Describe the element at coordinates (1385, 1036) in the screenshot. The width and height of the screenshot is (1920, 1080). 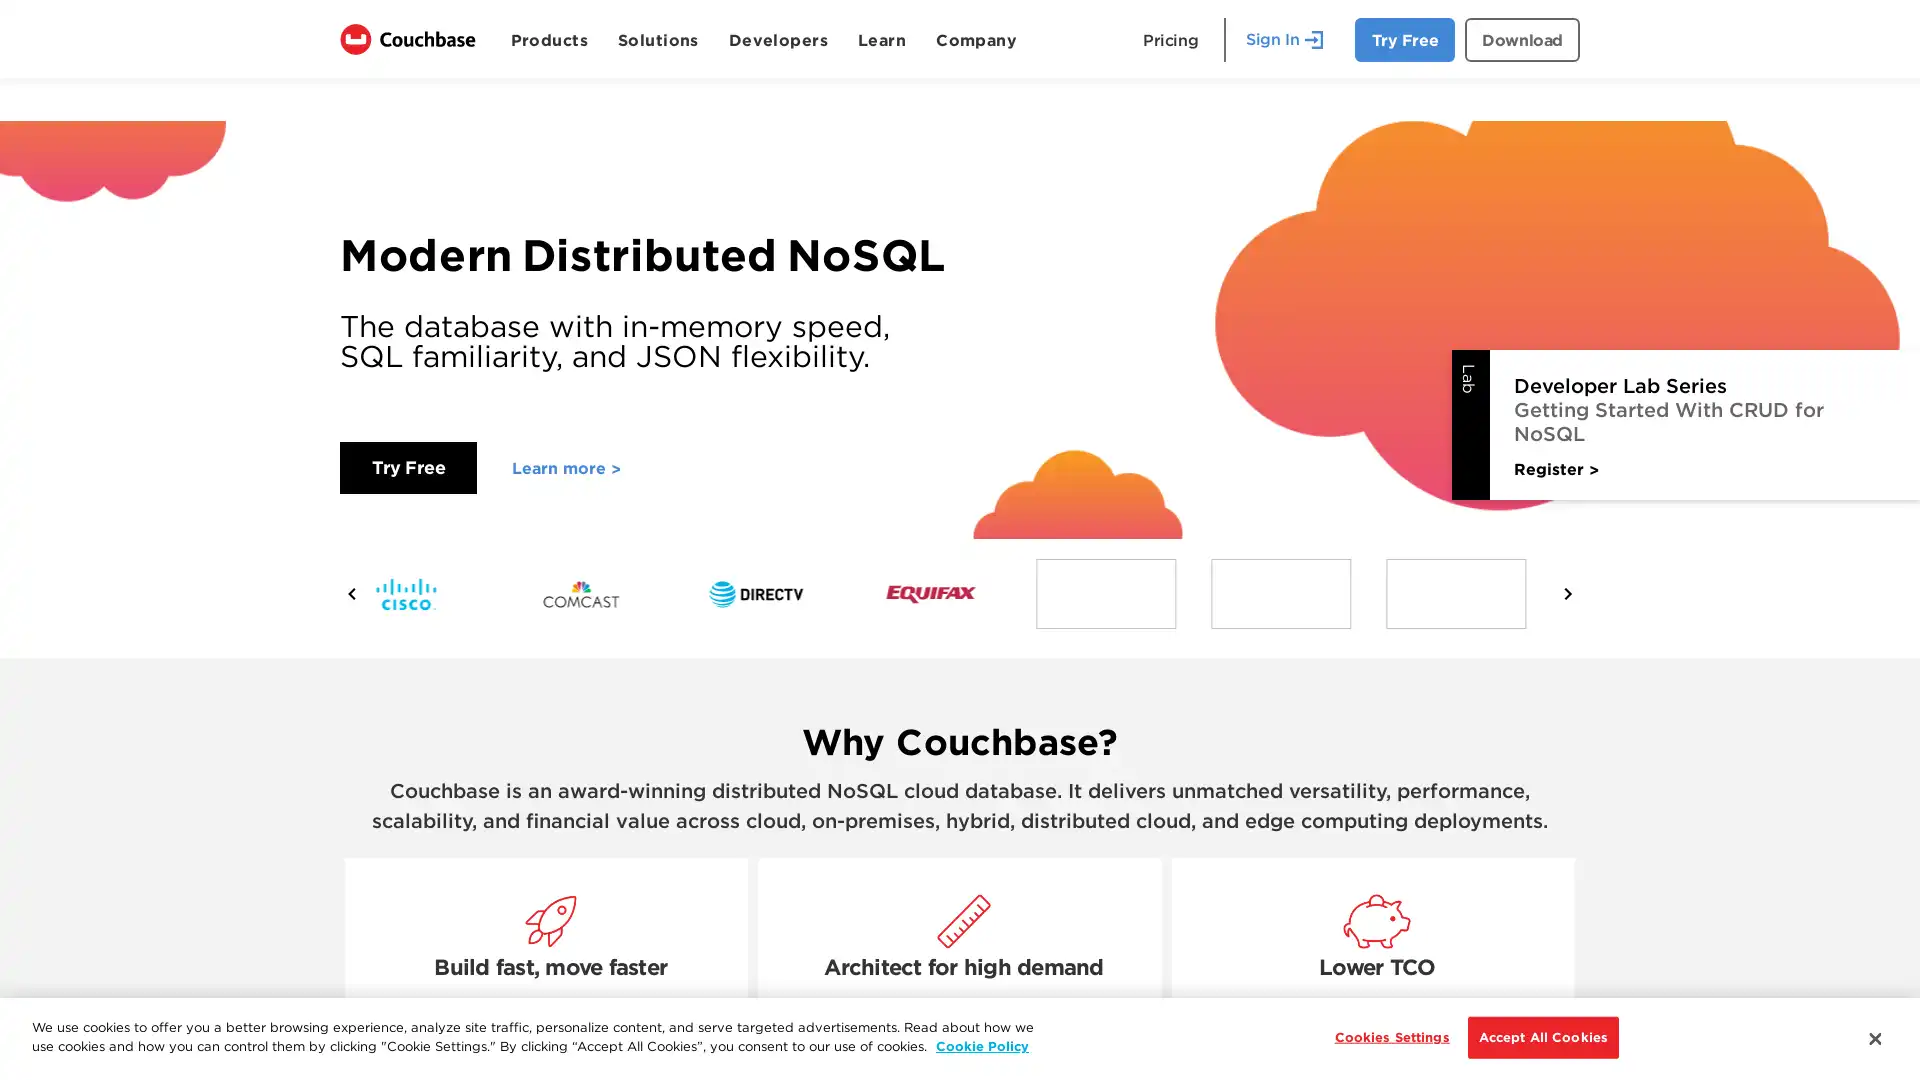
I see `Cookies Settings` at that location.